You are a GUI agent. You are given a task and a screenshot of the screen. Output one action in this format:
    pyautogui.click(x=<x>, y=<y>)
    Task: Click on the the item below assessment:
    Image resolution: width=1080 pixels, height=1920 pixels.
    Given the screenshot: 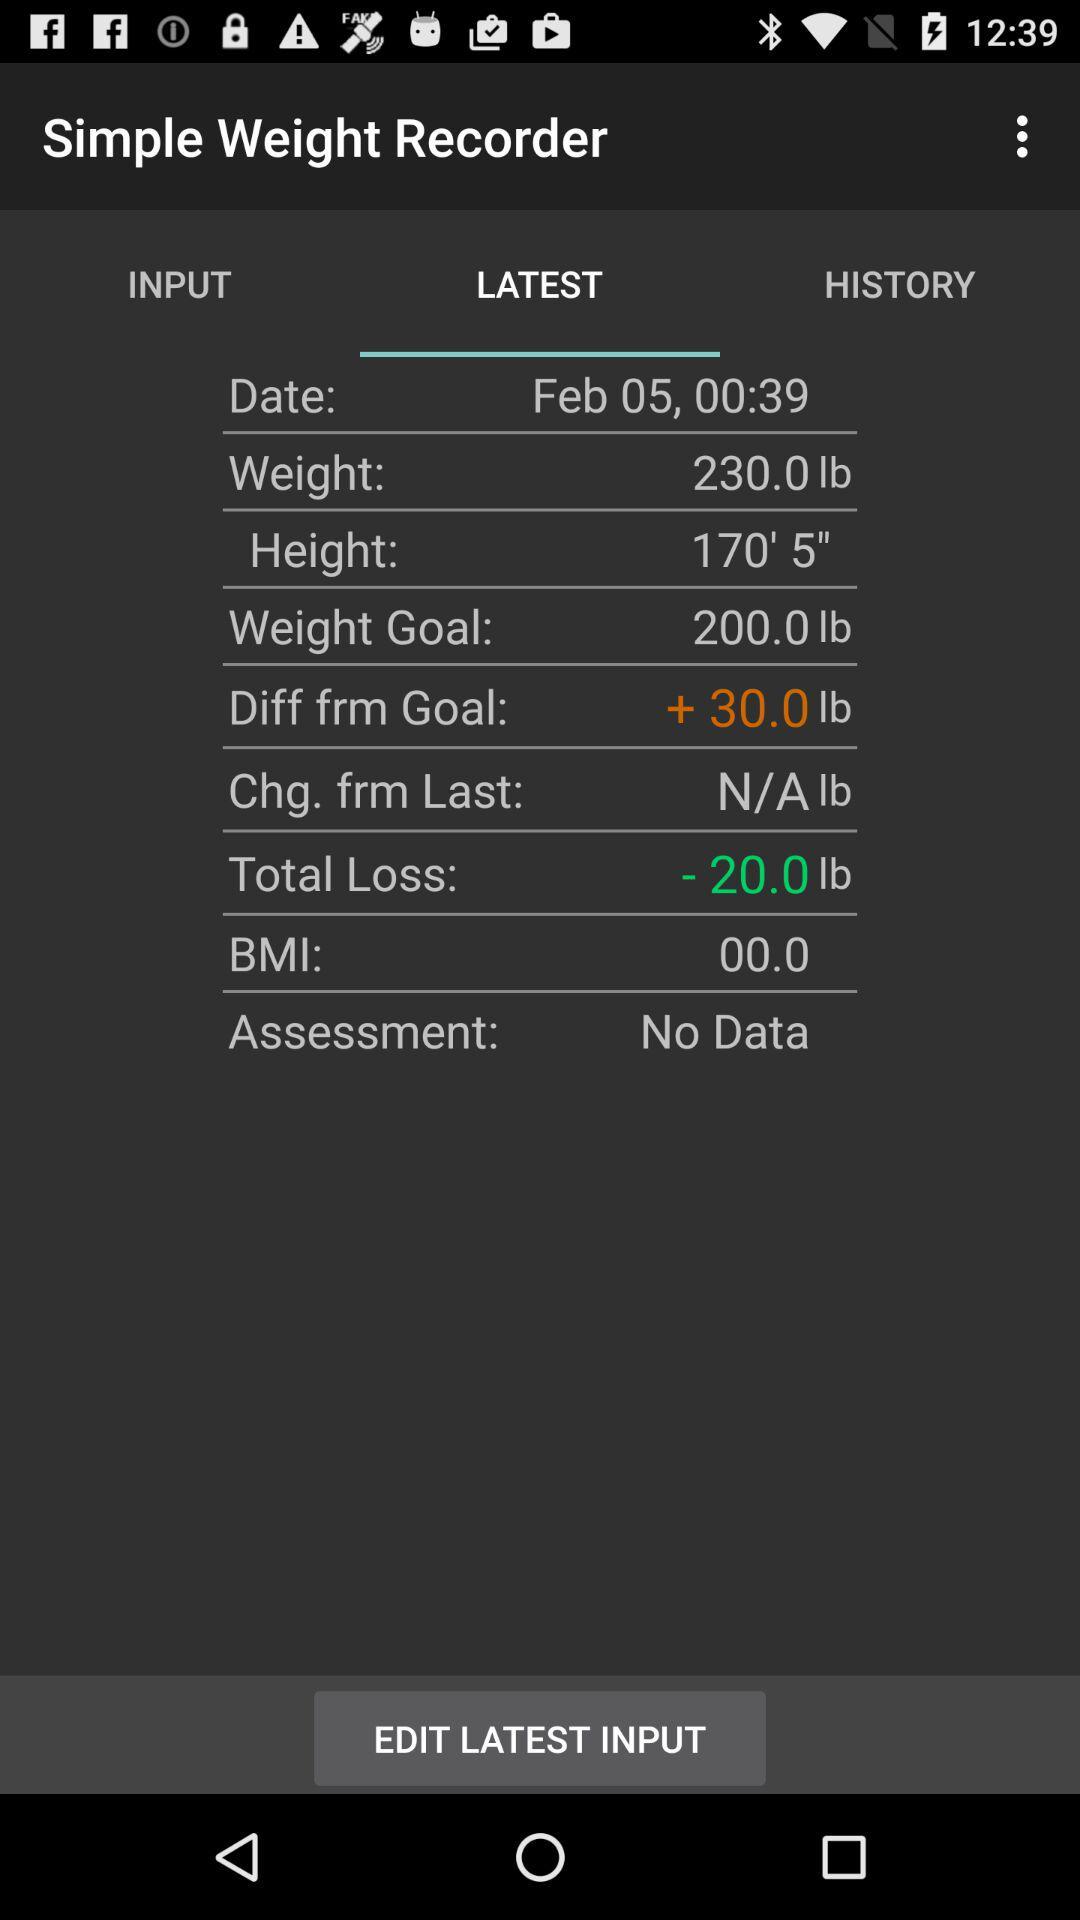 What is the action you would take?
    pyautogui.click(x=540, y=1733)
    